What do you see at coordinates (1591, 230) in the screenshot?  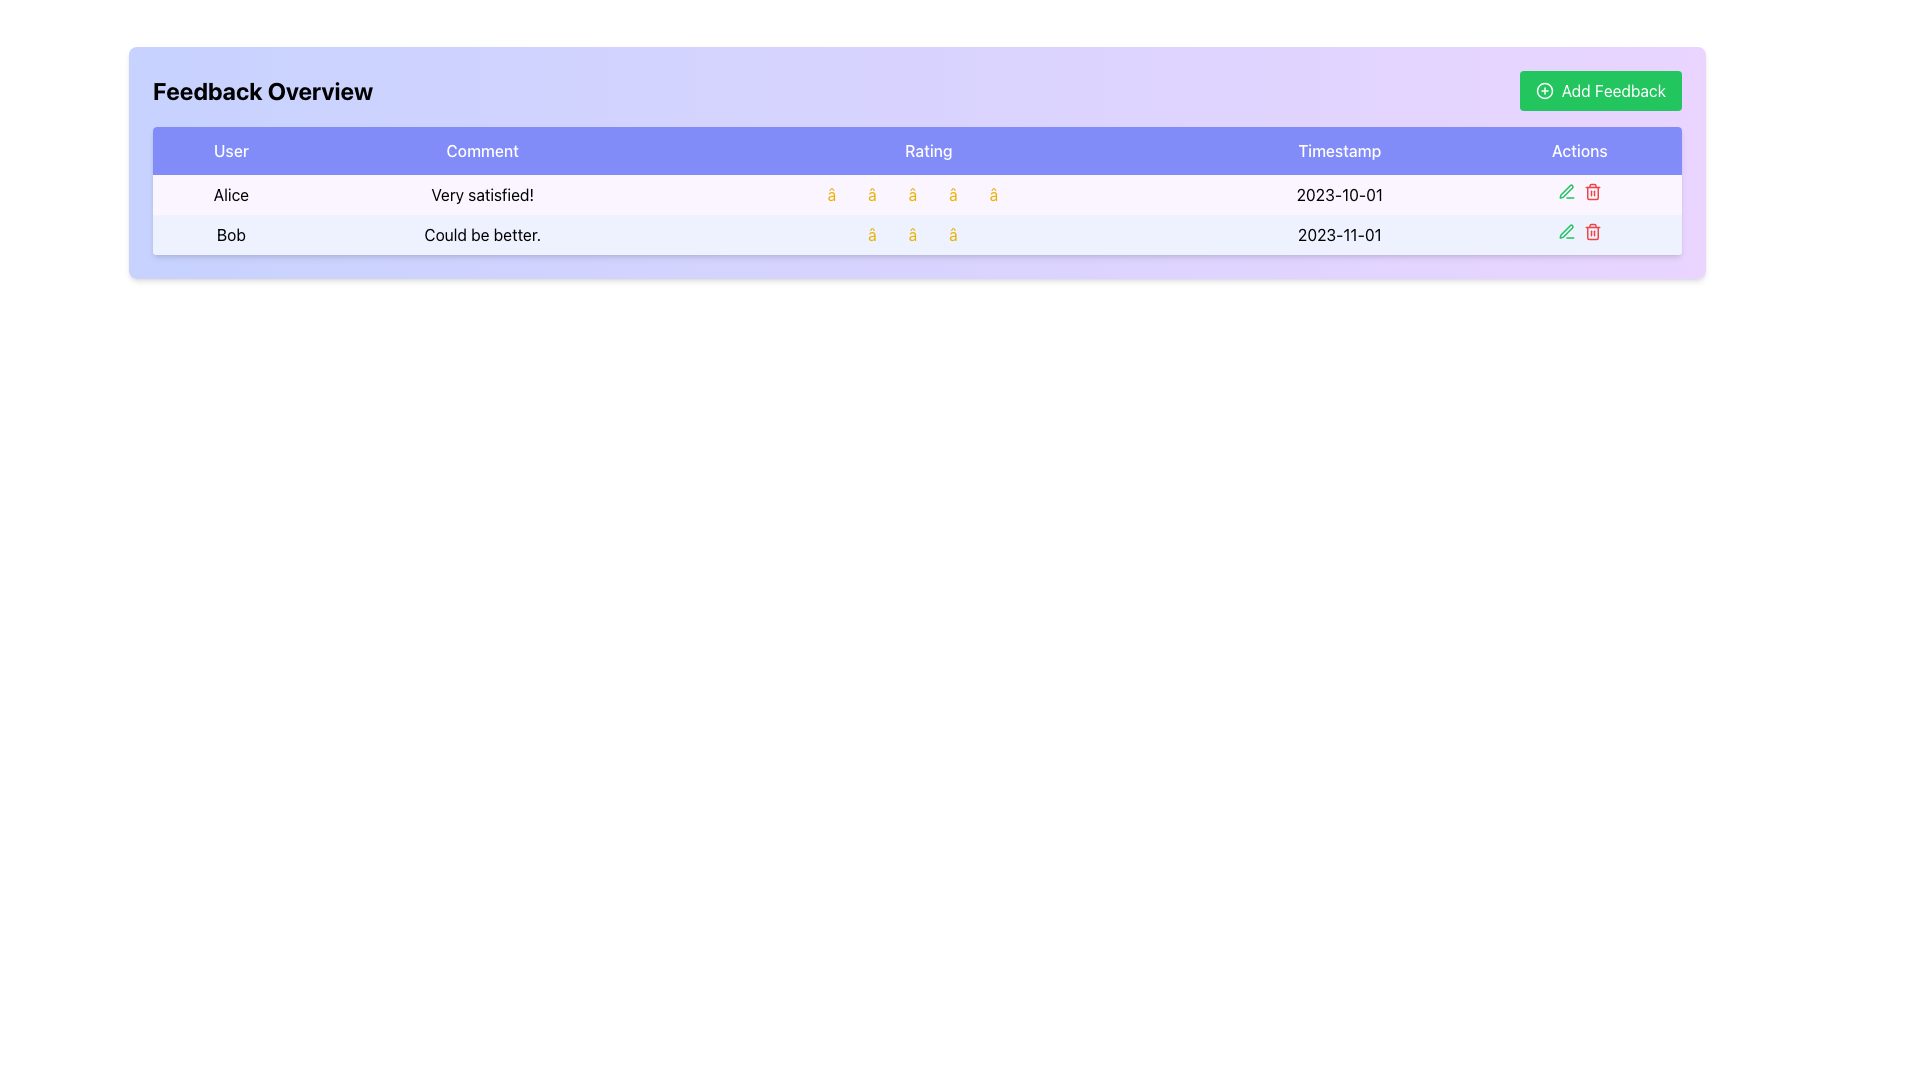 I see `the red trash icon button located at the rightmost end of the second row in the 'Actions' column of the displayed table` at bounding box center [1591, 230].